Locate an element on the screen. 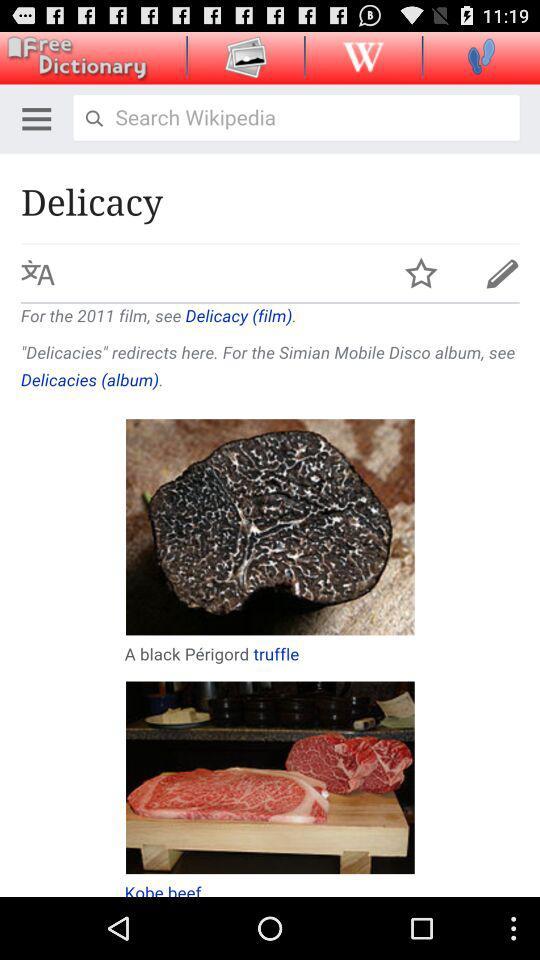  wikipedia is located at coordinates (362, 55).